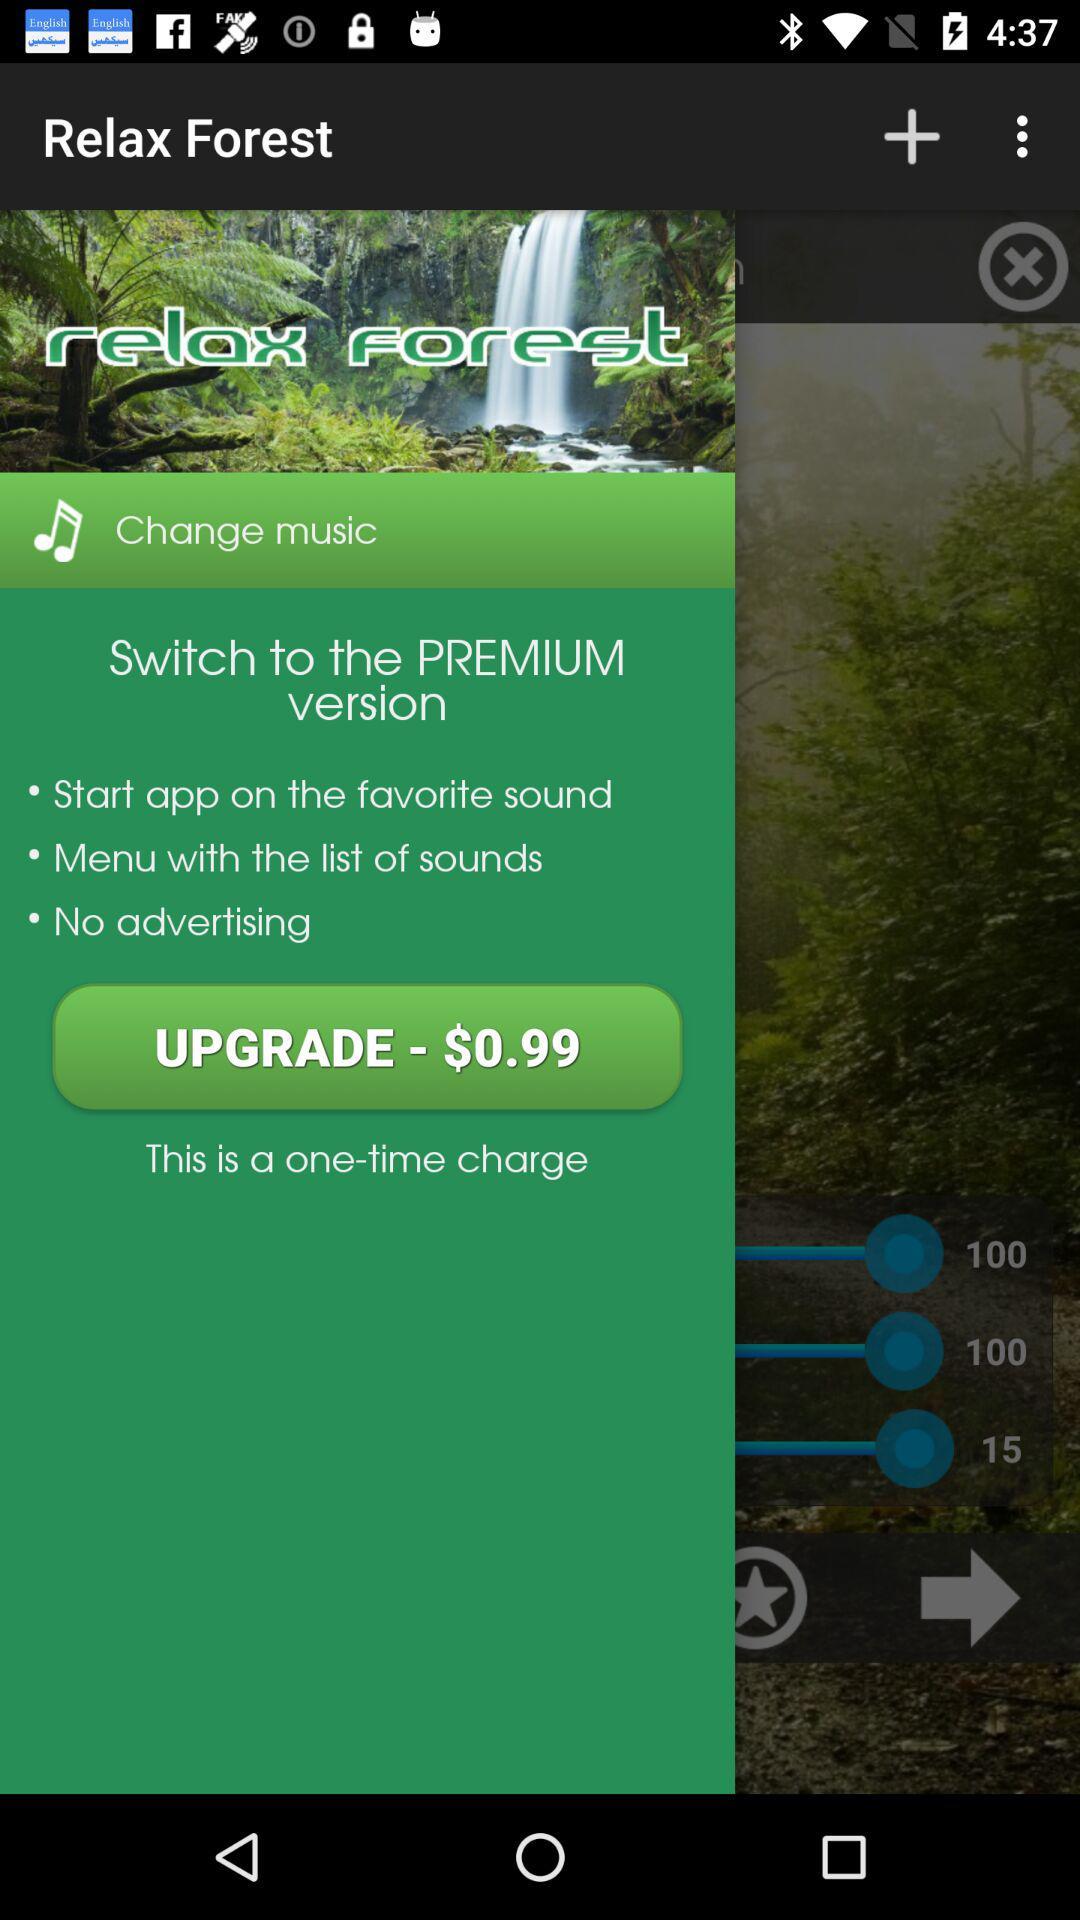 Image resolution: width=1080 pixels, height=1920 pixels. I want to click on the avatar icon, so click(55, 265).